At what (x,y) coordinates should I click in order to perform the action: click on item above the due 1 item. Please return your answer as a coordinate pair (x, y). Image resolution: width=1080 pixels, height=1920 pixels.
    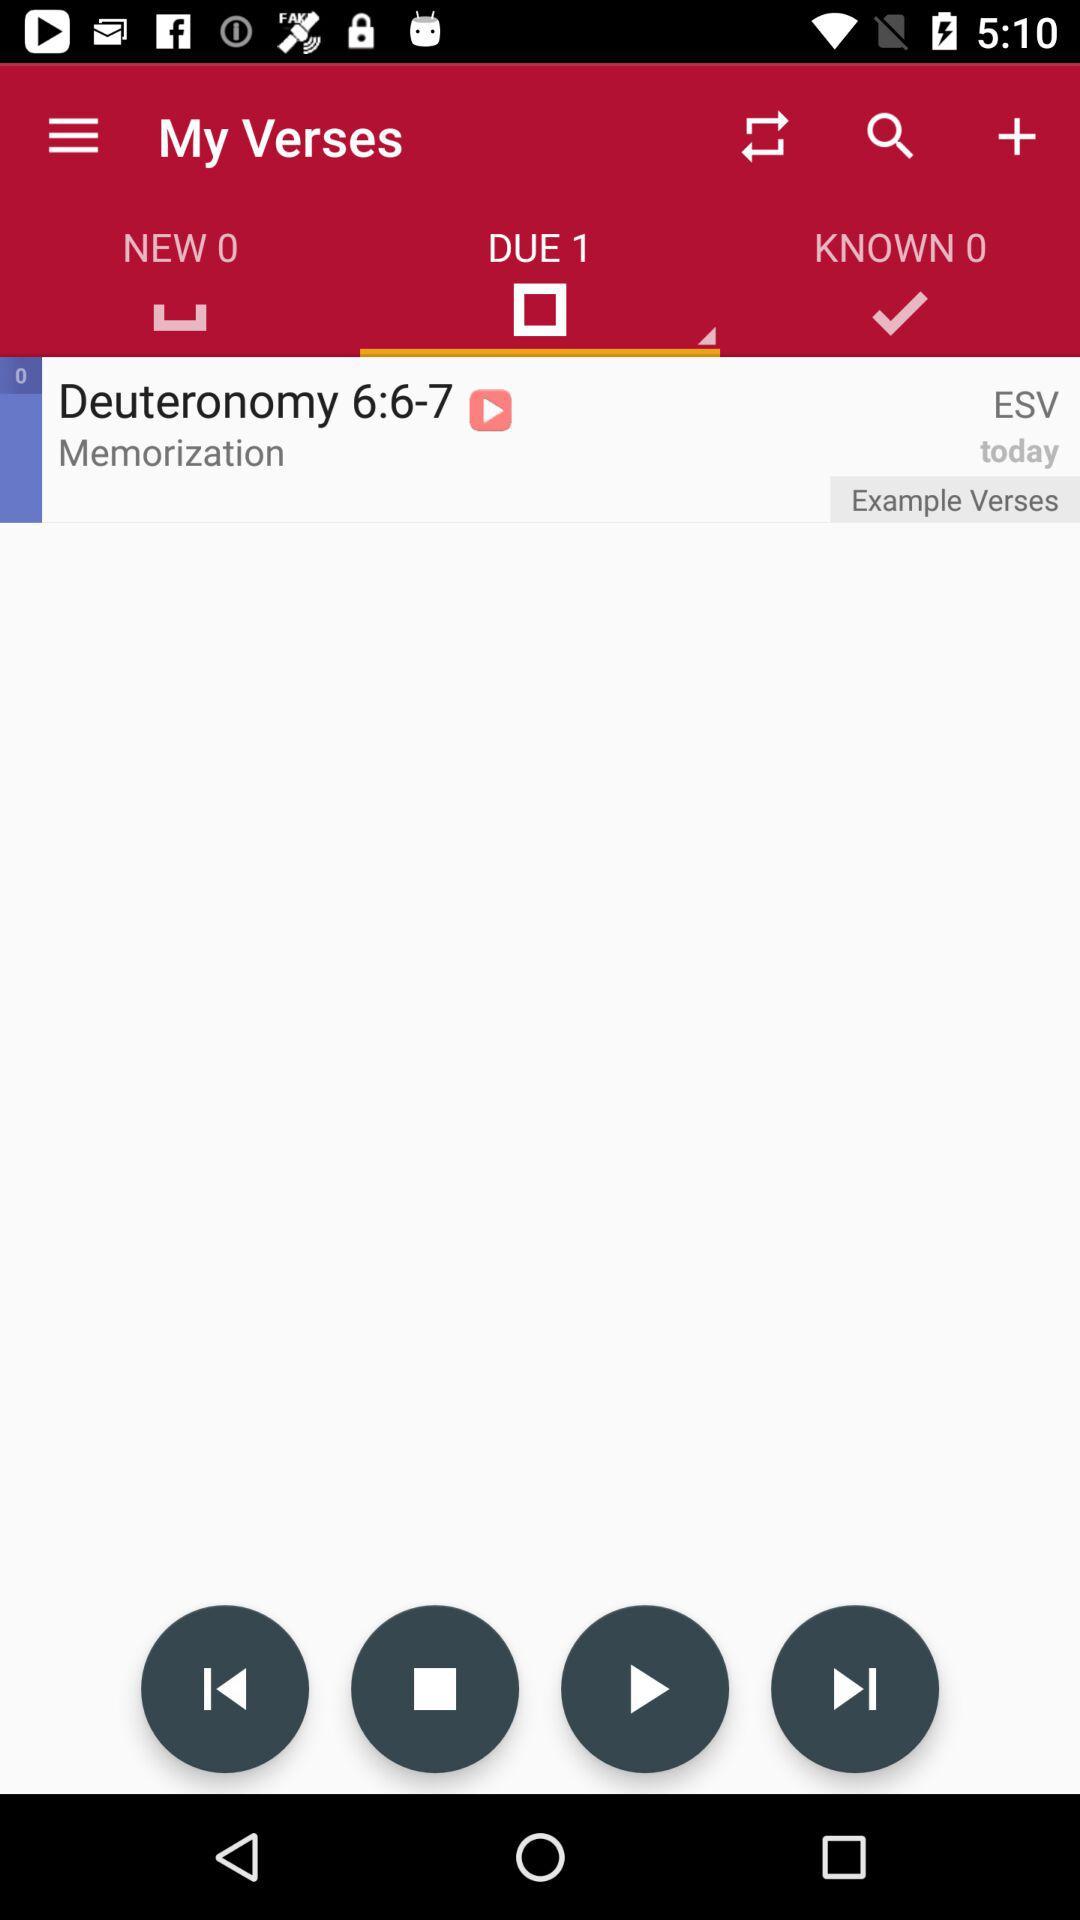
    Looking at the image, I should click on (764, 135).